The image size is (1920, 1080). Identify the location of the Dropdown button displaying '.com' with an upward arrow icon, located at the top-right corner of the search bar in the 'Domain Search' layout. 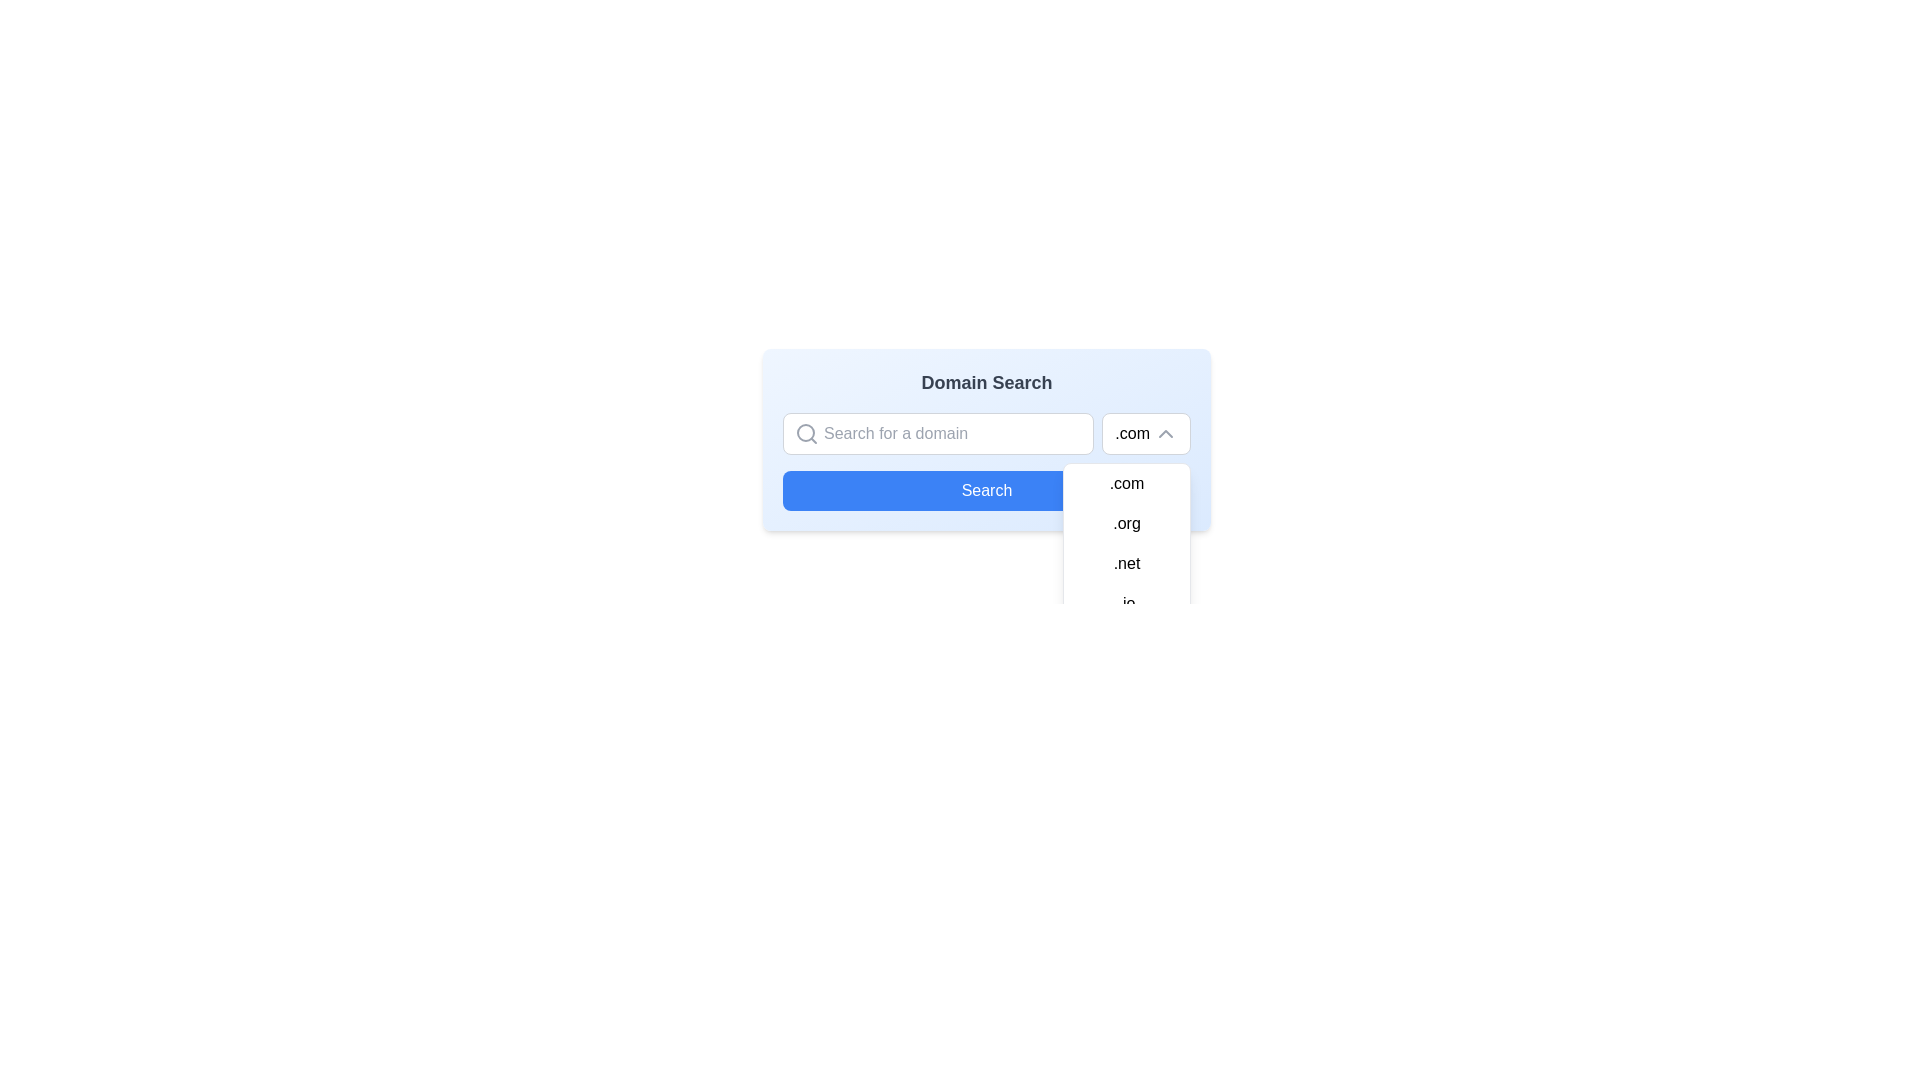
(1146, 433).